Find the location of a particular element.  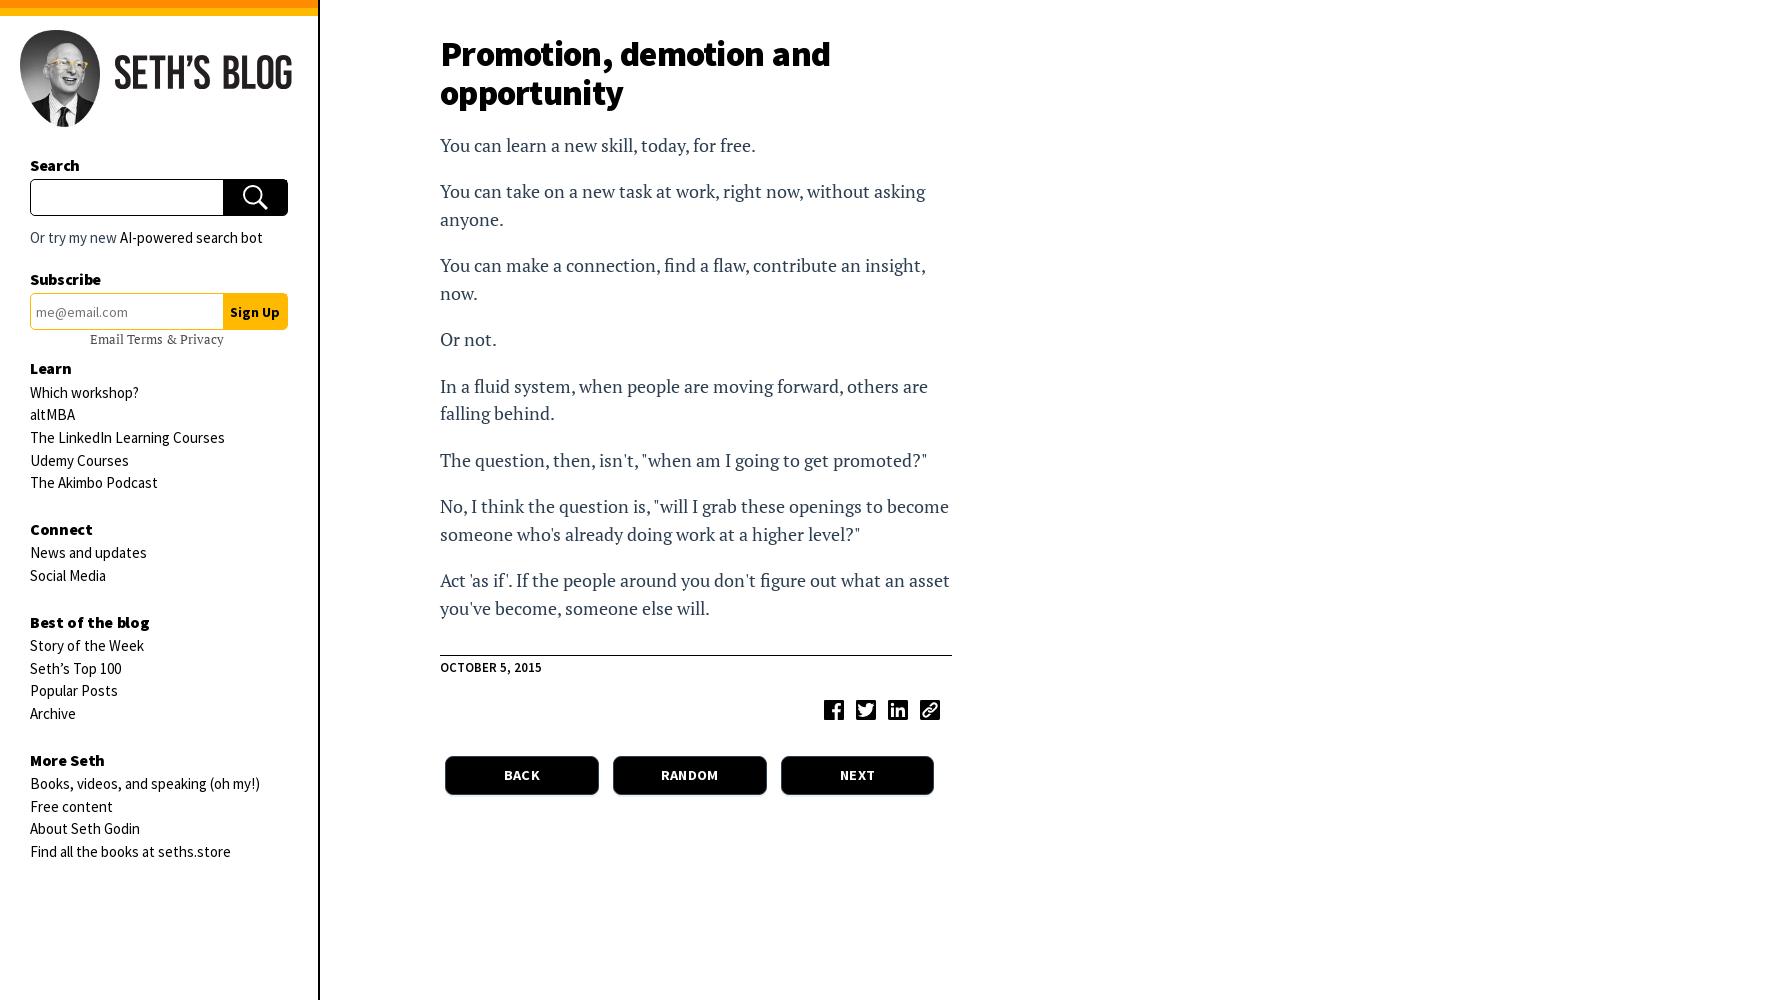

'Act 'as if'. If the people around you don't figure out what an asset you've become, someone else will.' is located at coordinates (694, 593).